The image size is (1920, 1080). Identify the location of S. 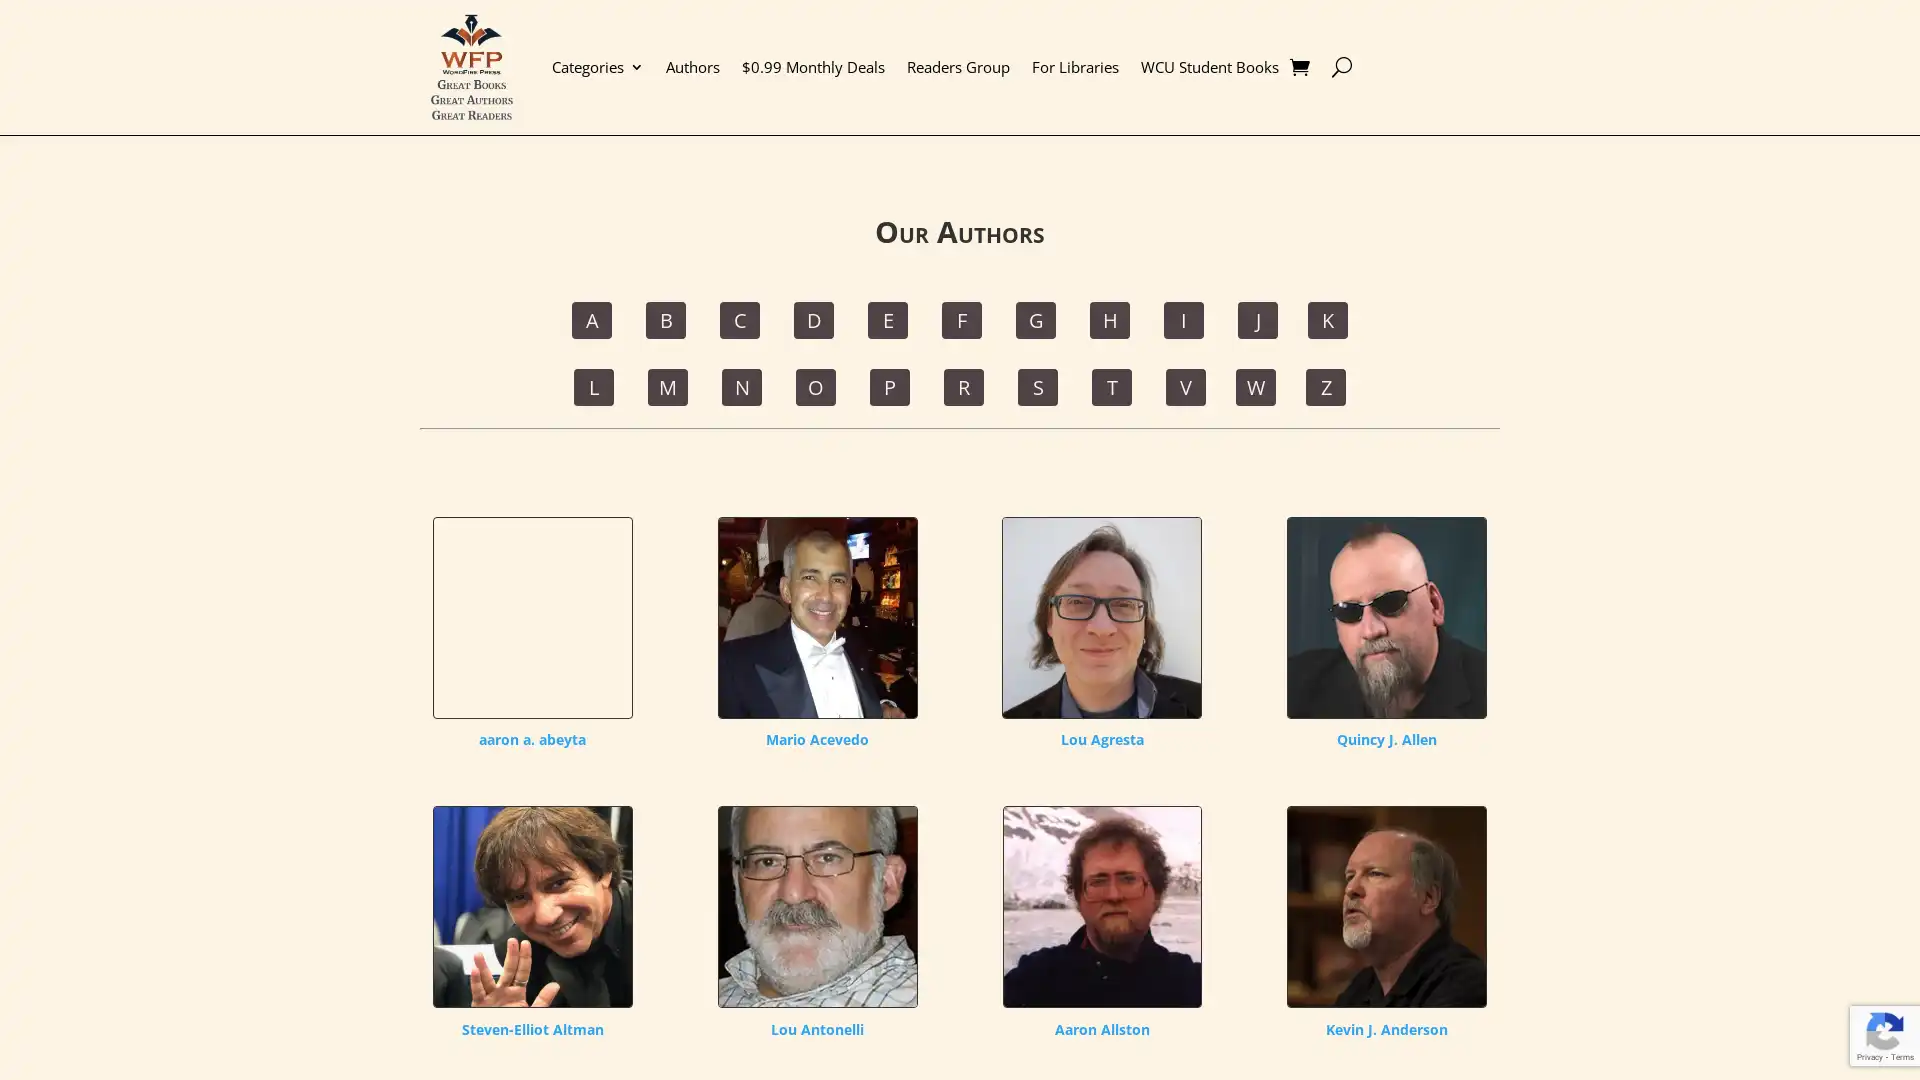
(1037, 386).